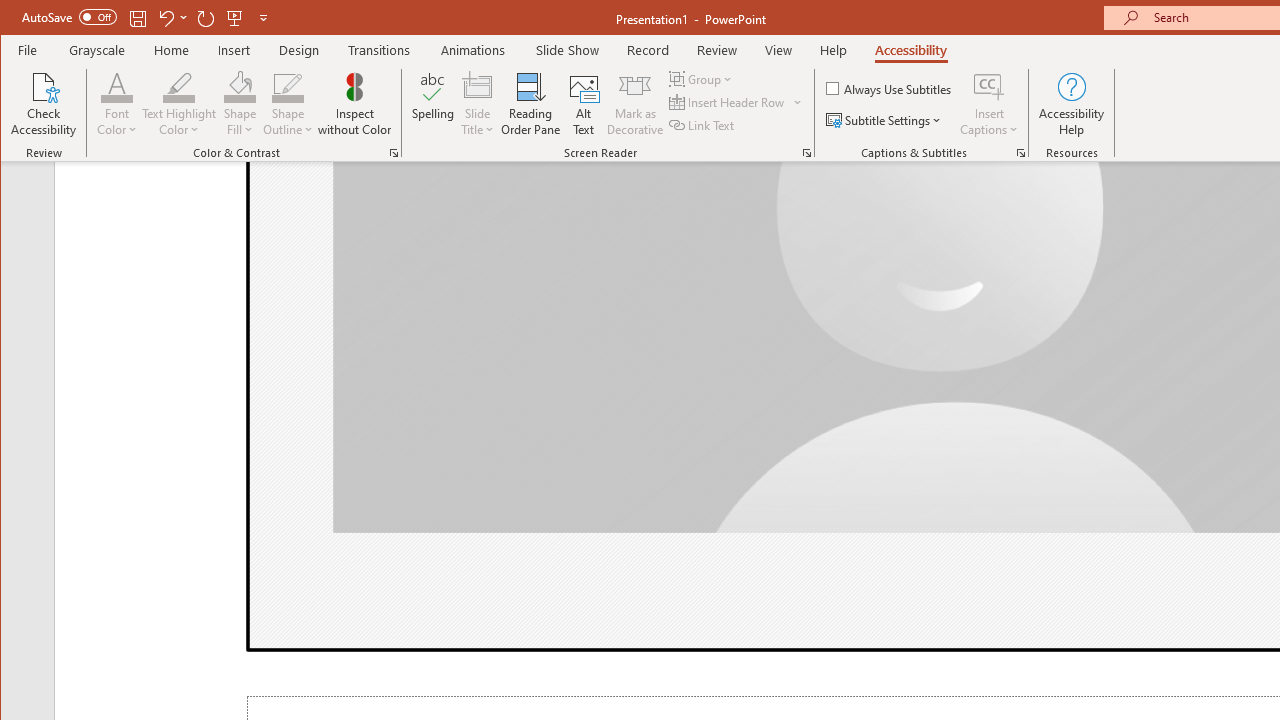  Describe the element at coordinates (477, 104) in the screenshot. I see `'Slide Title'` at that location.